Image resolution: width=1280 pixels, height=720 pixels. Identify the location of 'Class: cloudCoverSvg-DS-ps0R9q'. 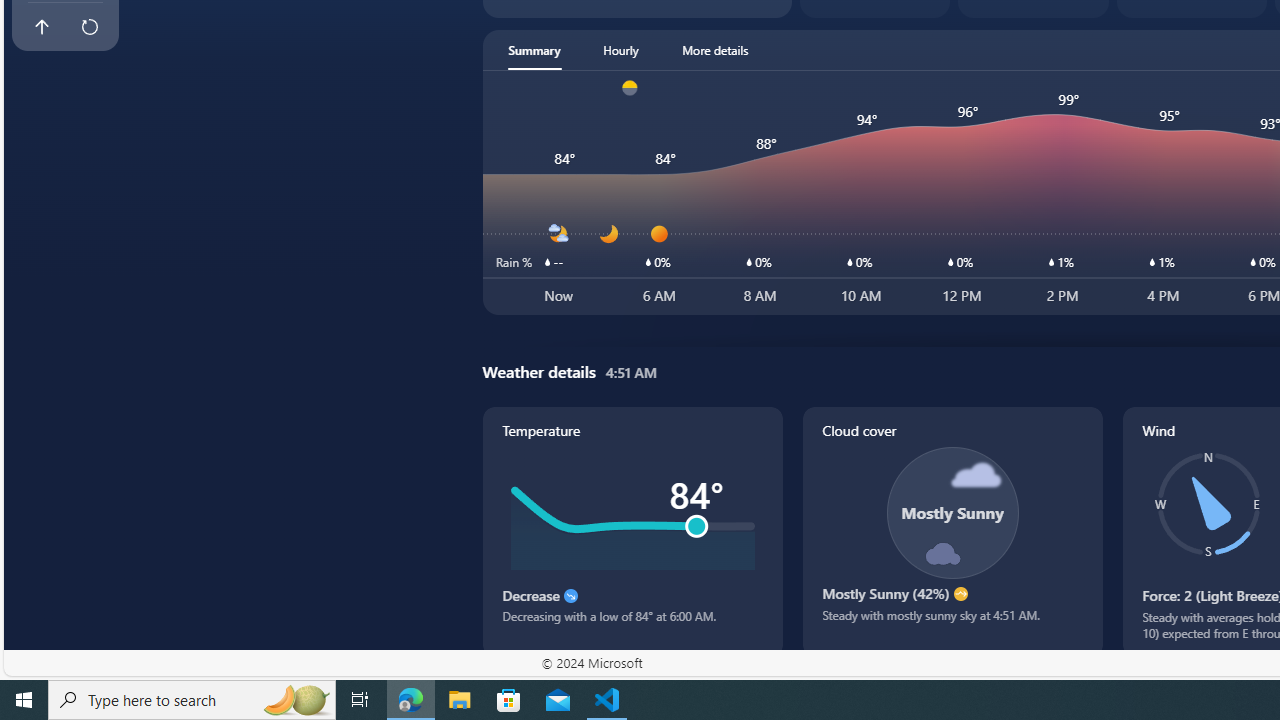
(951, 512).